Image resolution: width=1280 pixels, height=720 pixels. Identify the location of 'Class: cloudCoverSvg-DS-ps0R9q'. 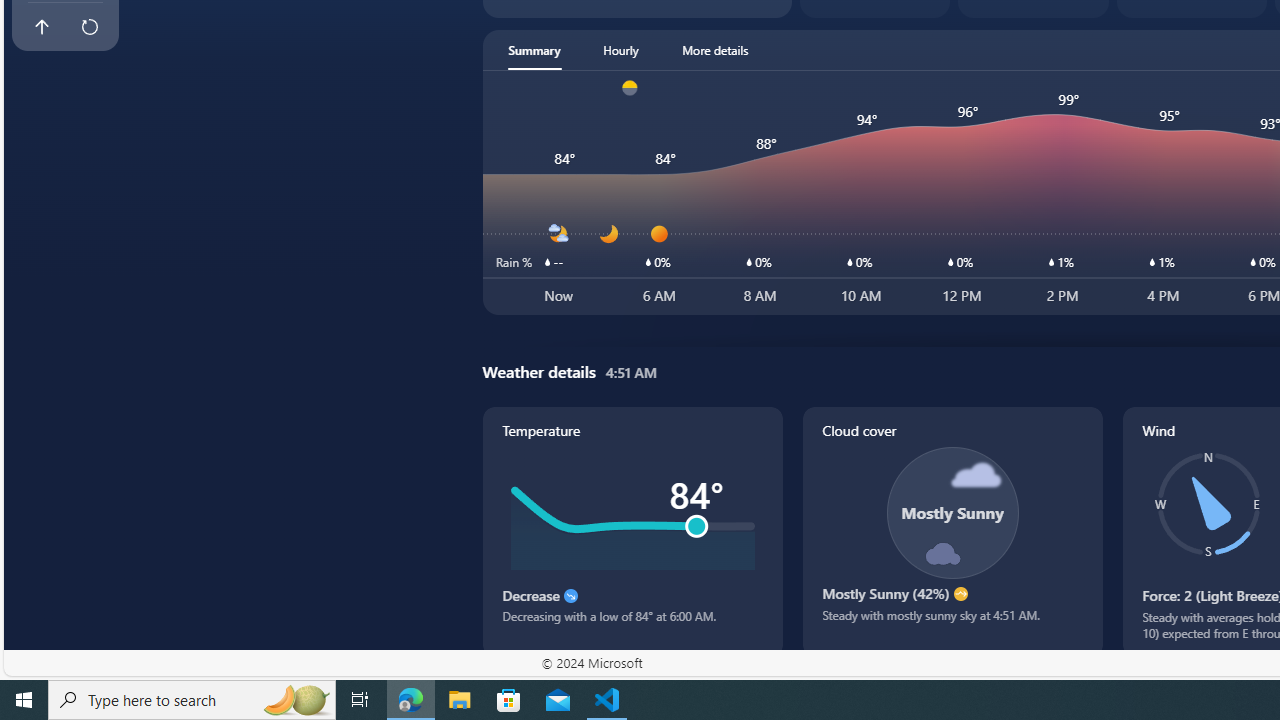
(951, 512).